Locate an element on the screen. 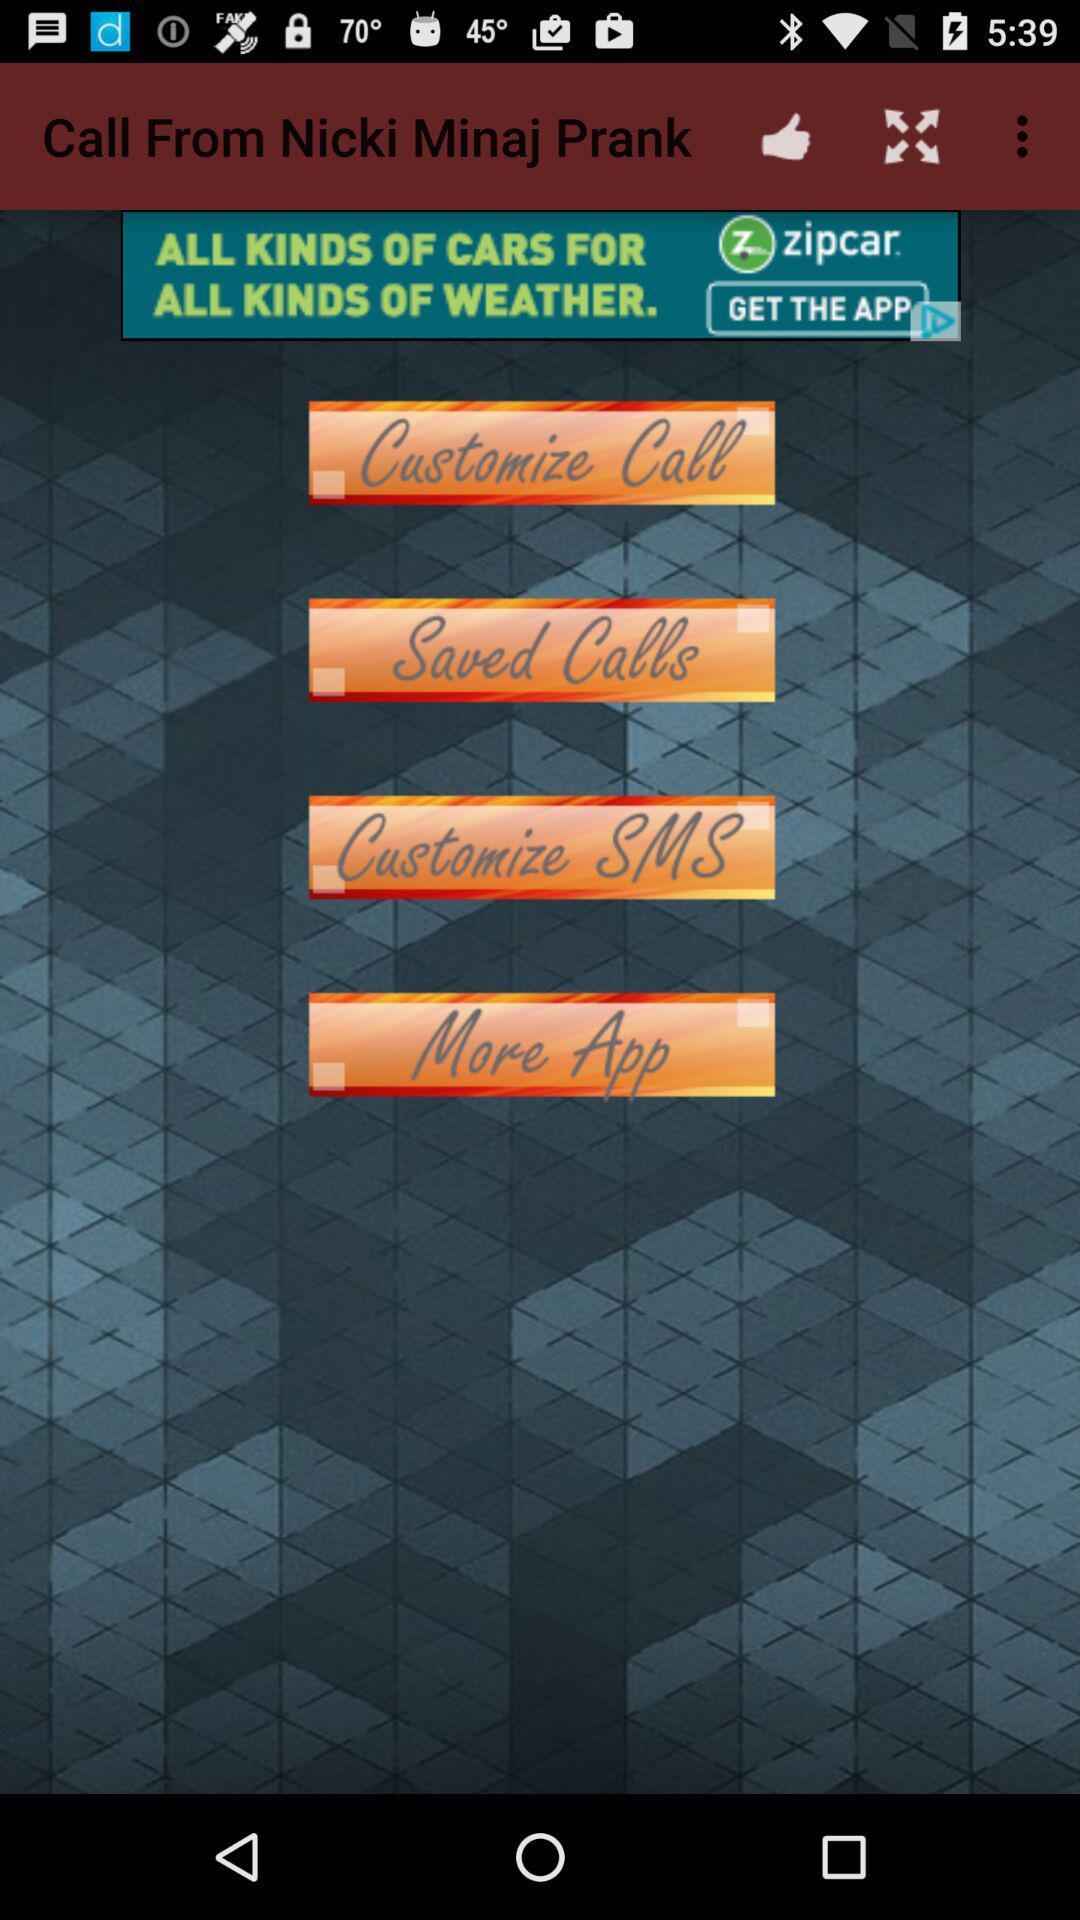 The image size is (1080, 1920). phone customer service is located at coordinates (540, 847).